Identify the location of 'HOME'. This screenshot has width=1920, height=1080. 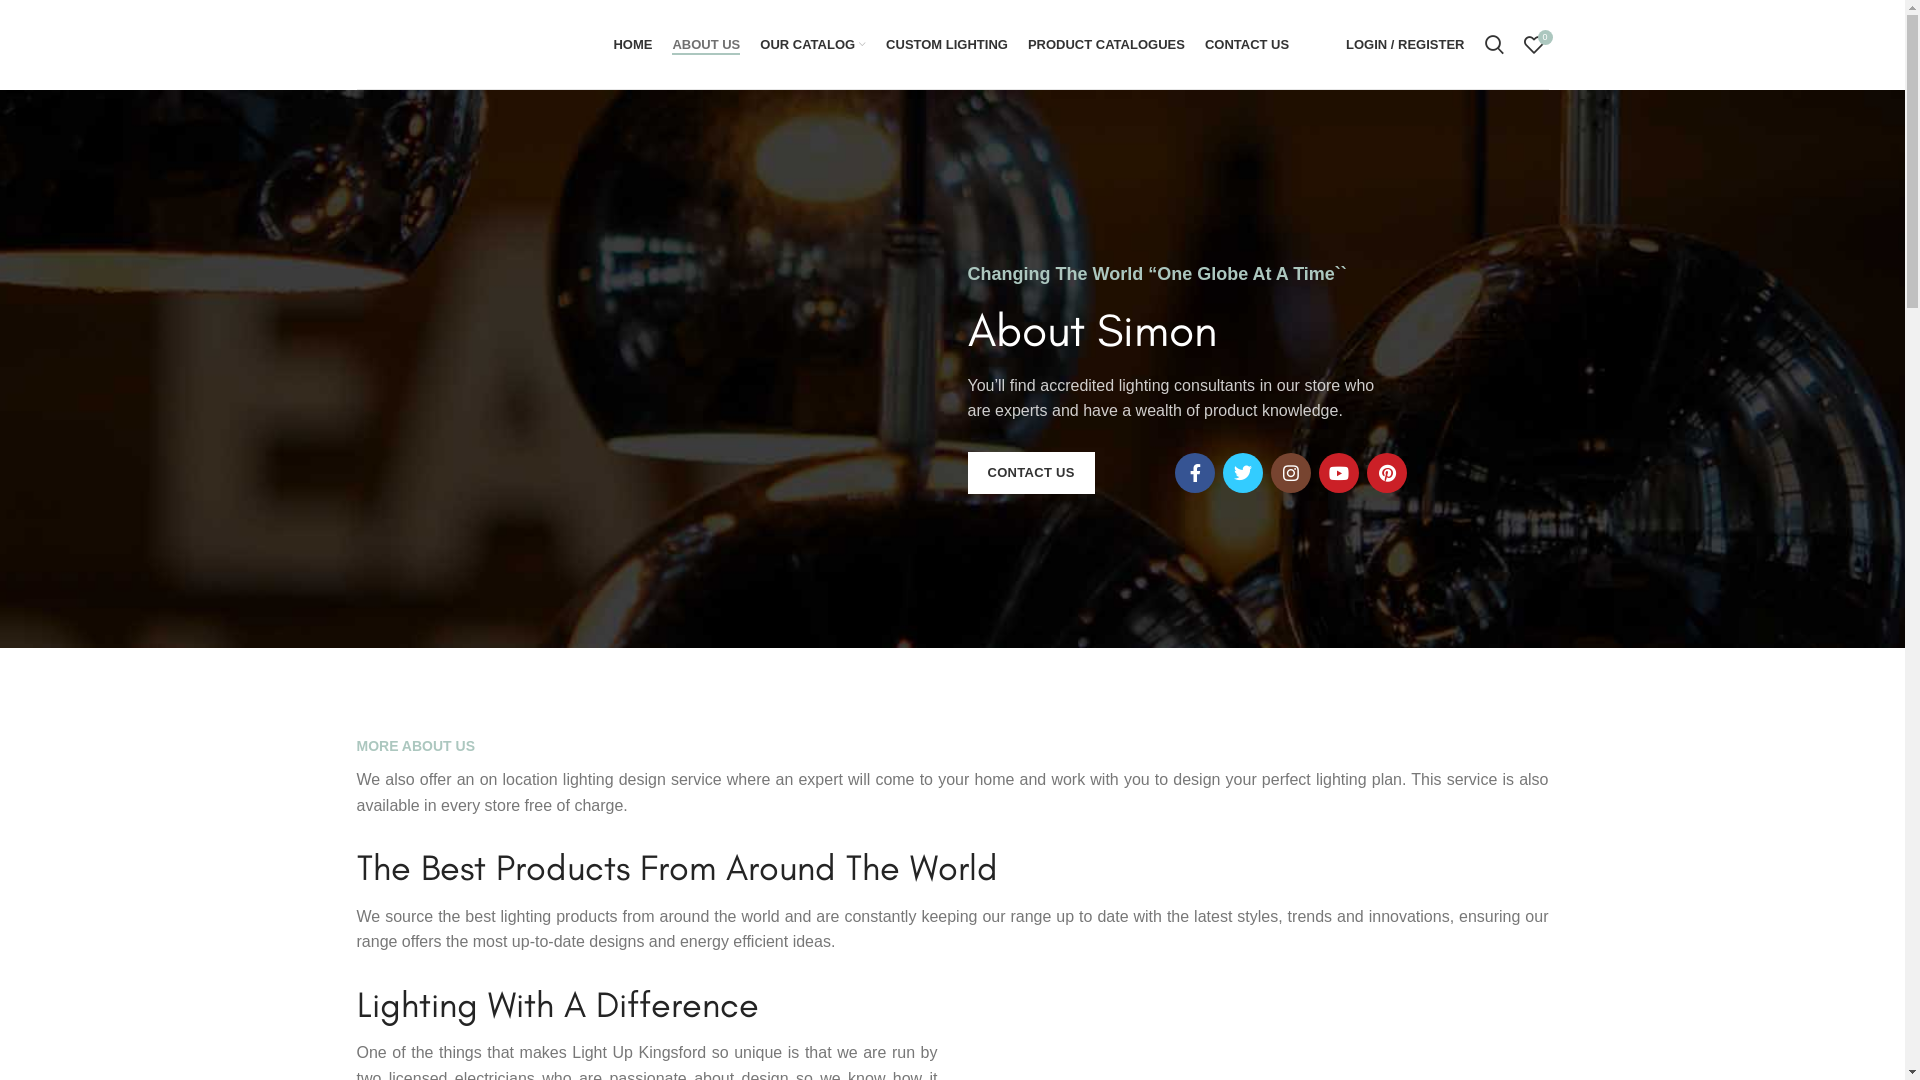
(602, 43).